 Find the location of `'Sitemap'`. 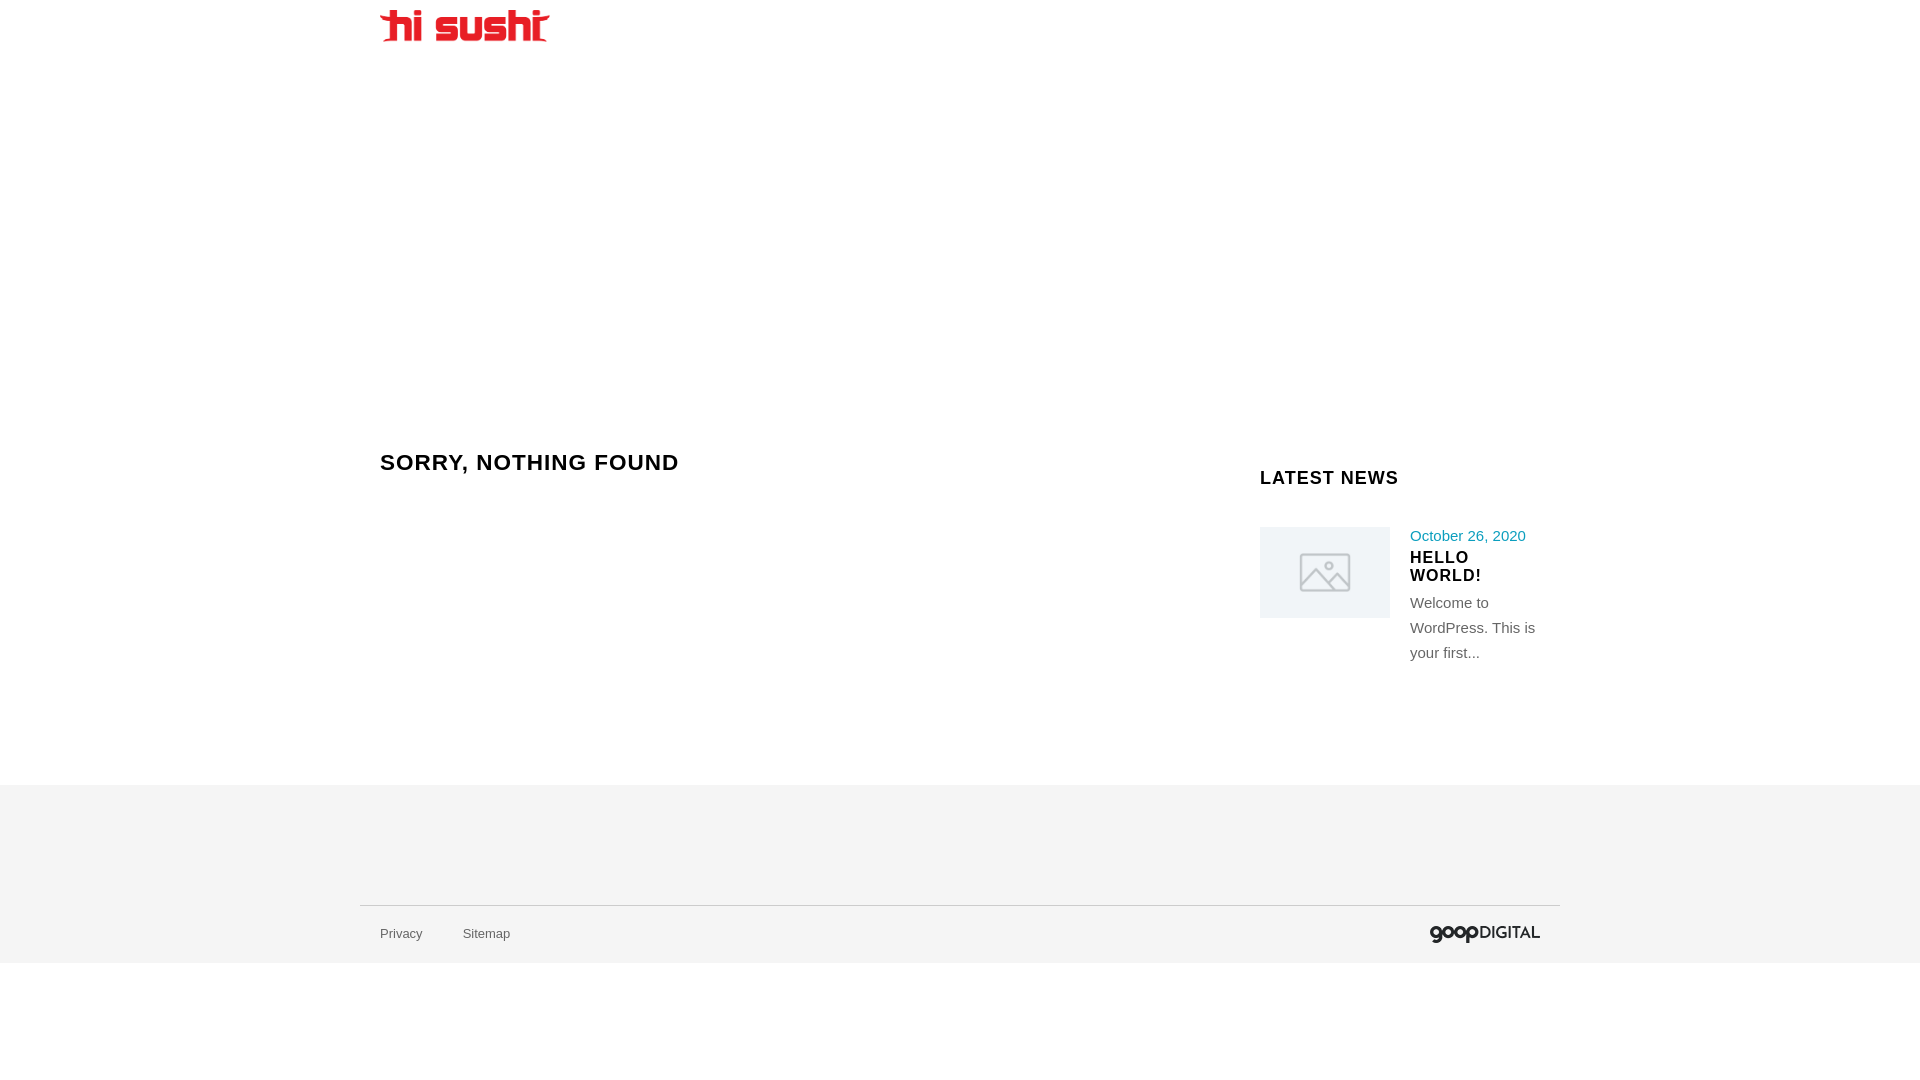

'Sitemap' is located at coordinates (486, 933).